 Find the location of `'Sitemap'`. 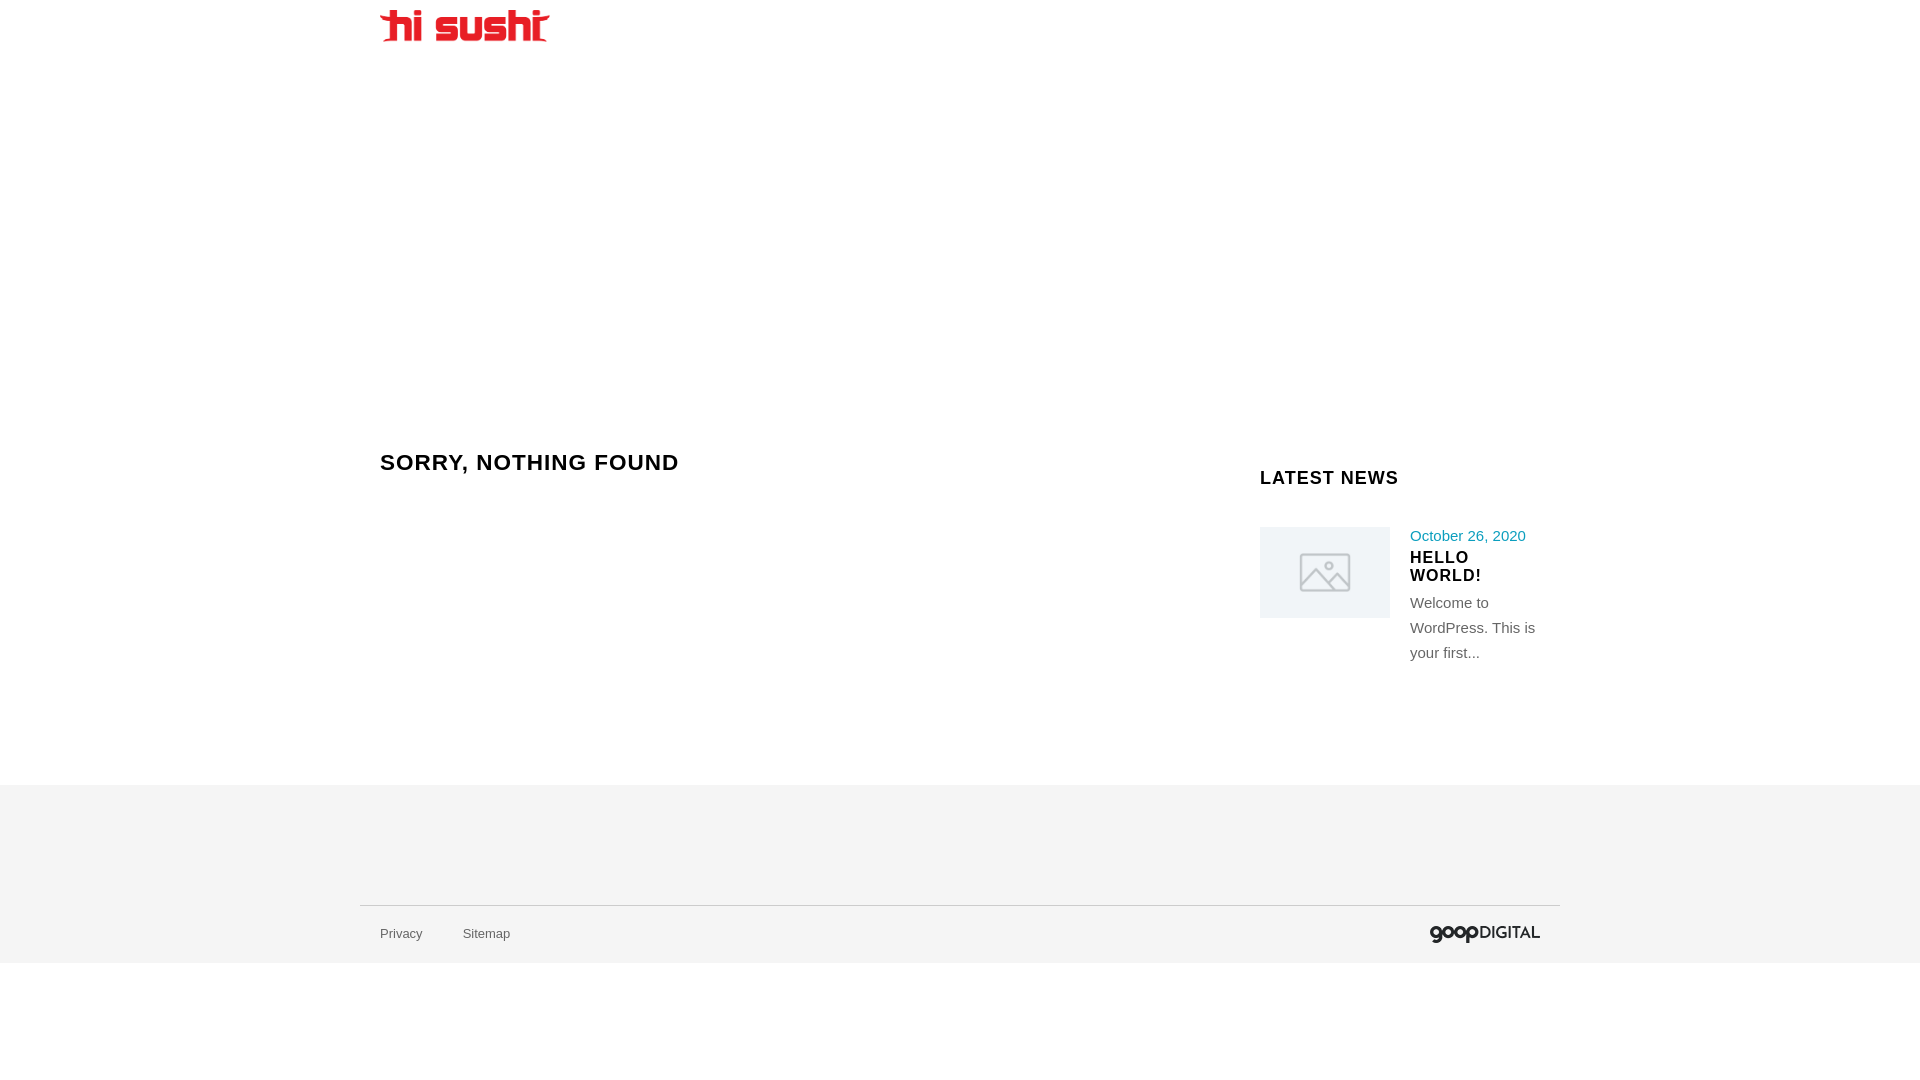

'Sitemap' is located at coordinates (486, 933).